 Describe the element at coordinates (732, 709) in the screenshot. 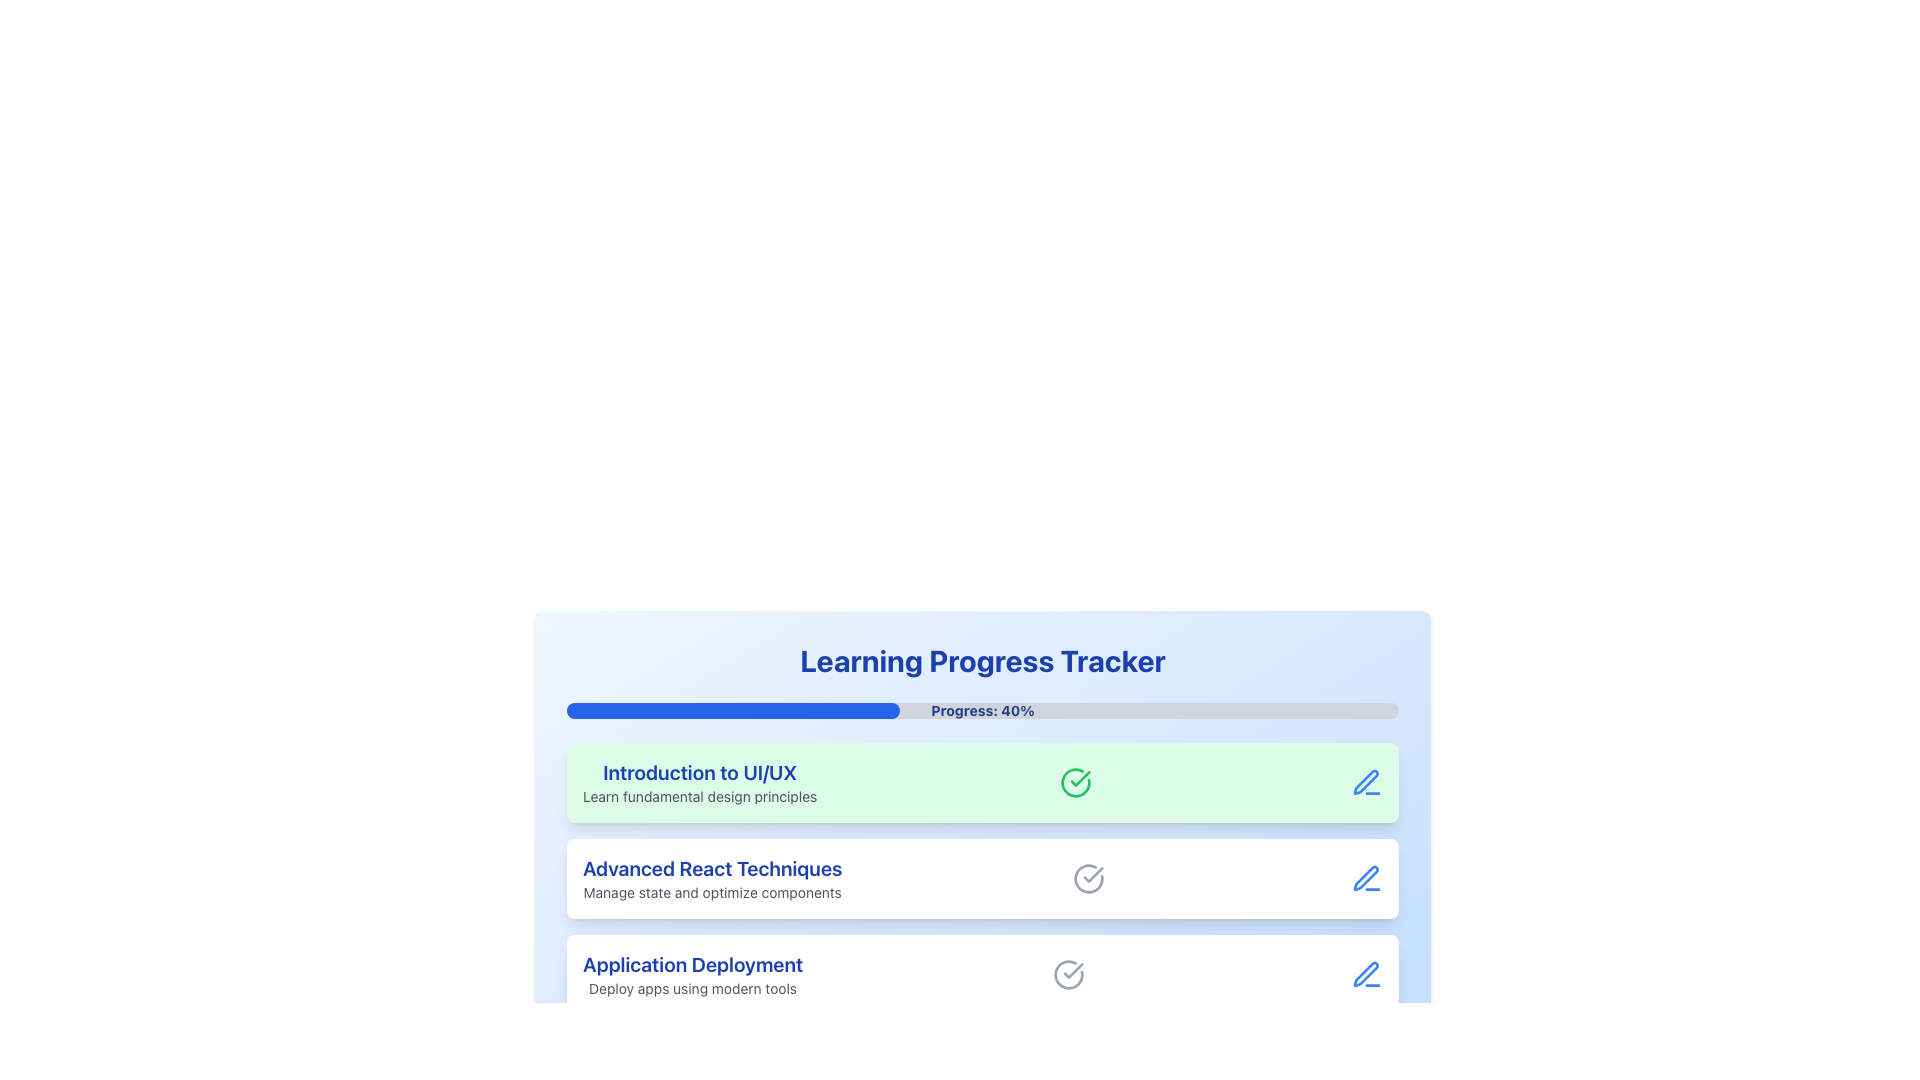

I see `the progress indicator bar, which visually represents the progress status with a blue completed portion, located below the 'Learning Progress Tracker' title` at that location.